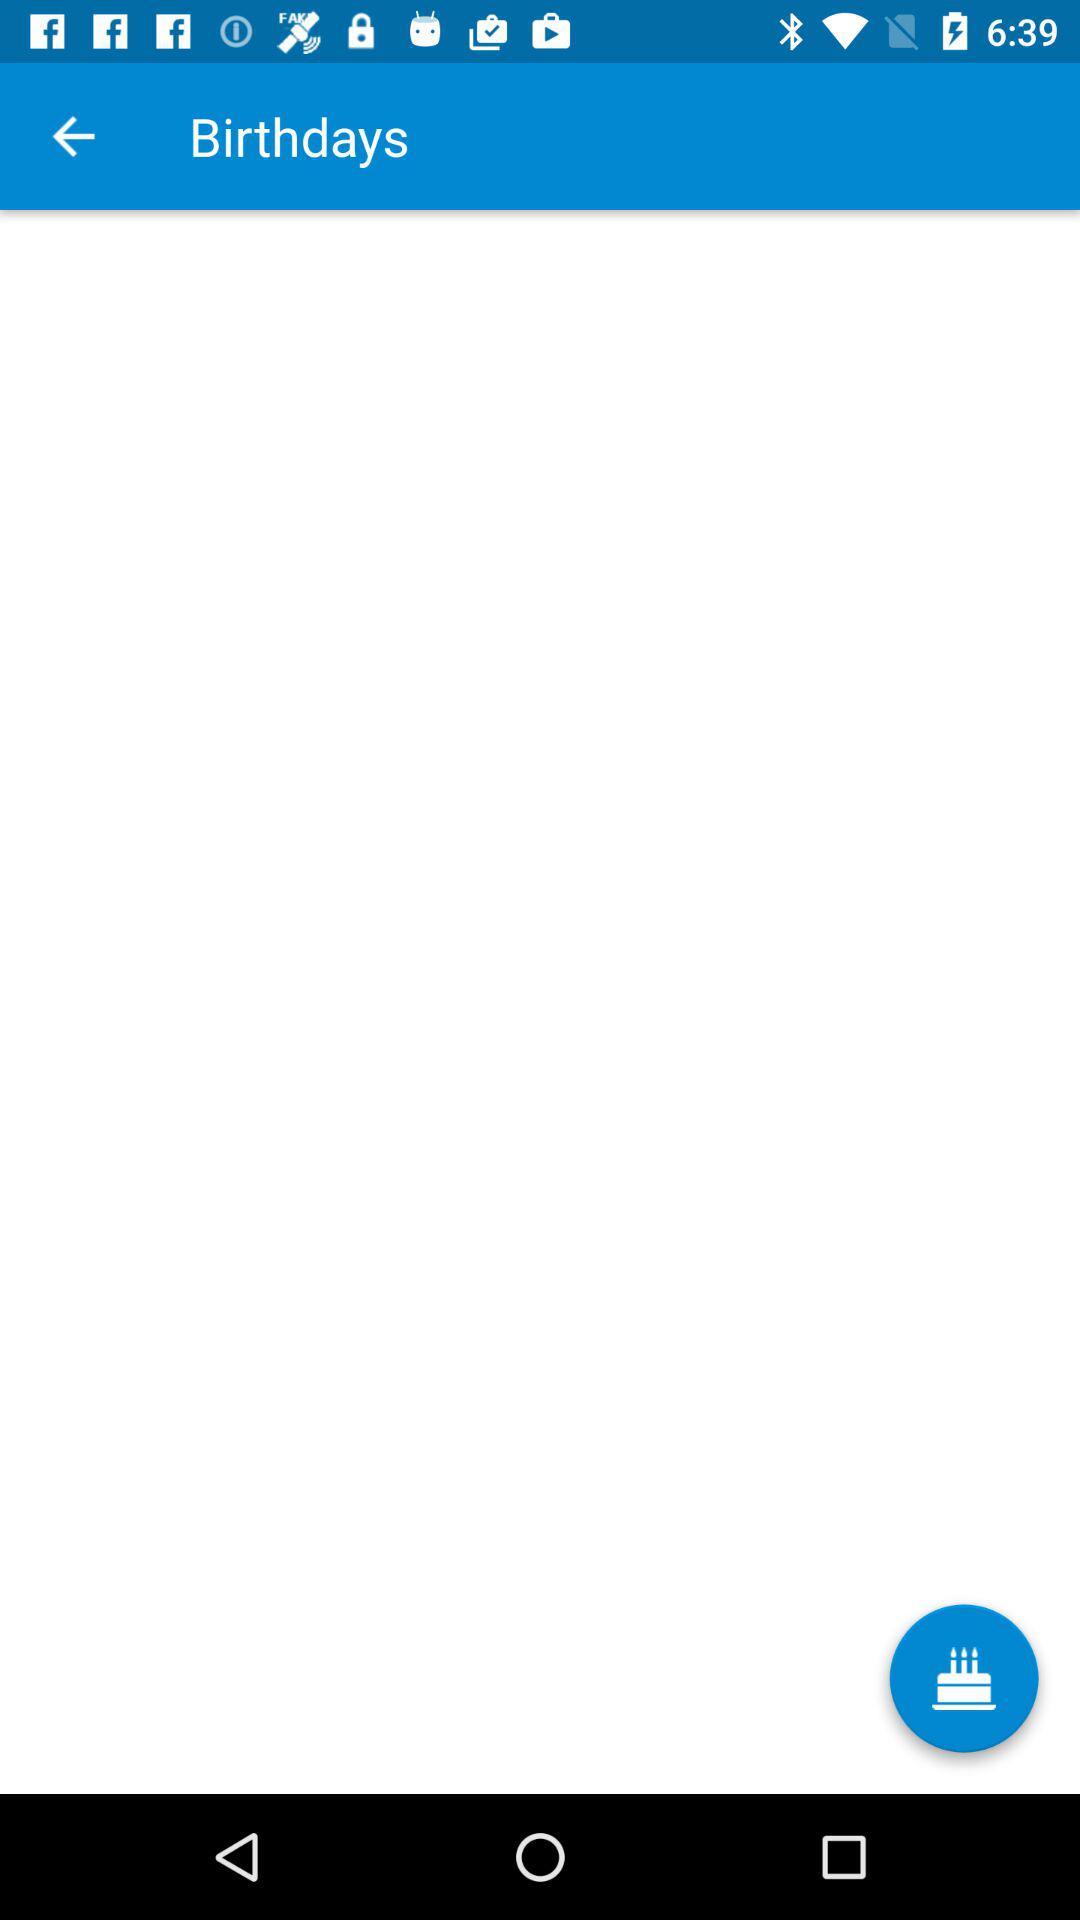 The width and height of the screenshot is (1080, 1920). I want to click on icon to the left of birthdays, so click(72, 135).